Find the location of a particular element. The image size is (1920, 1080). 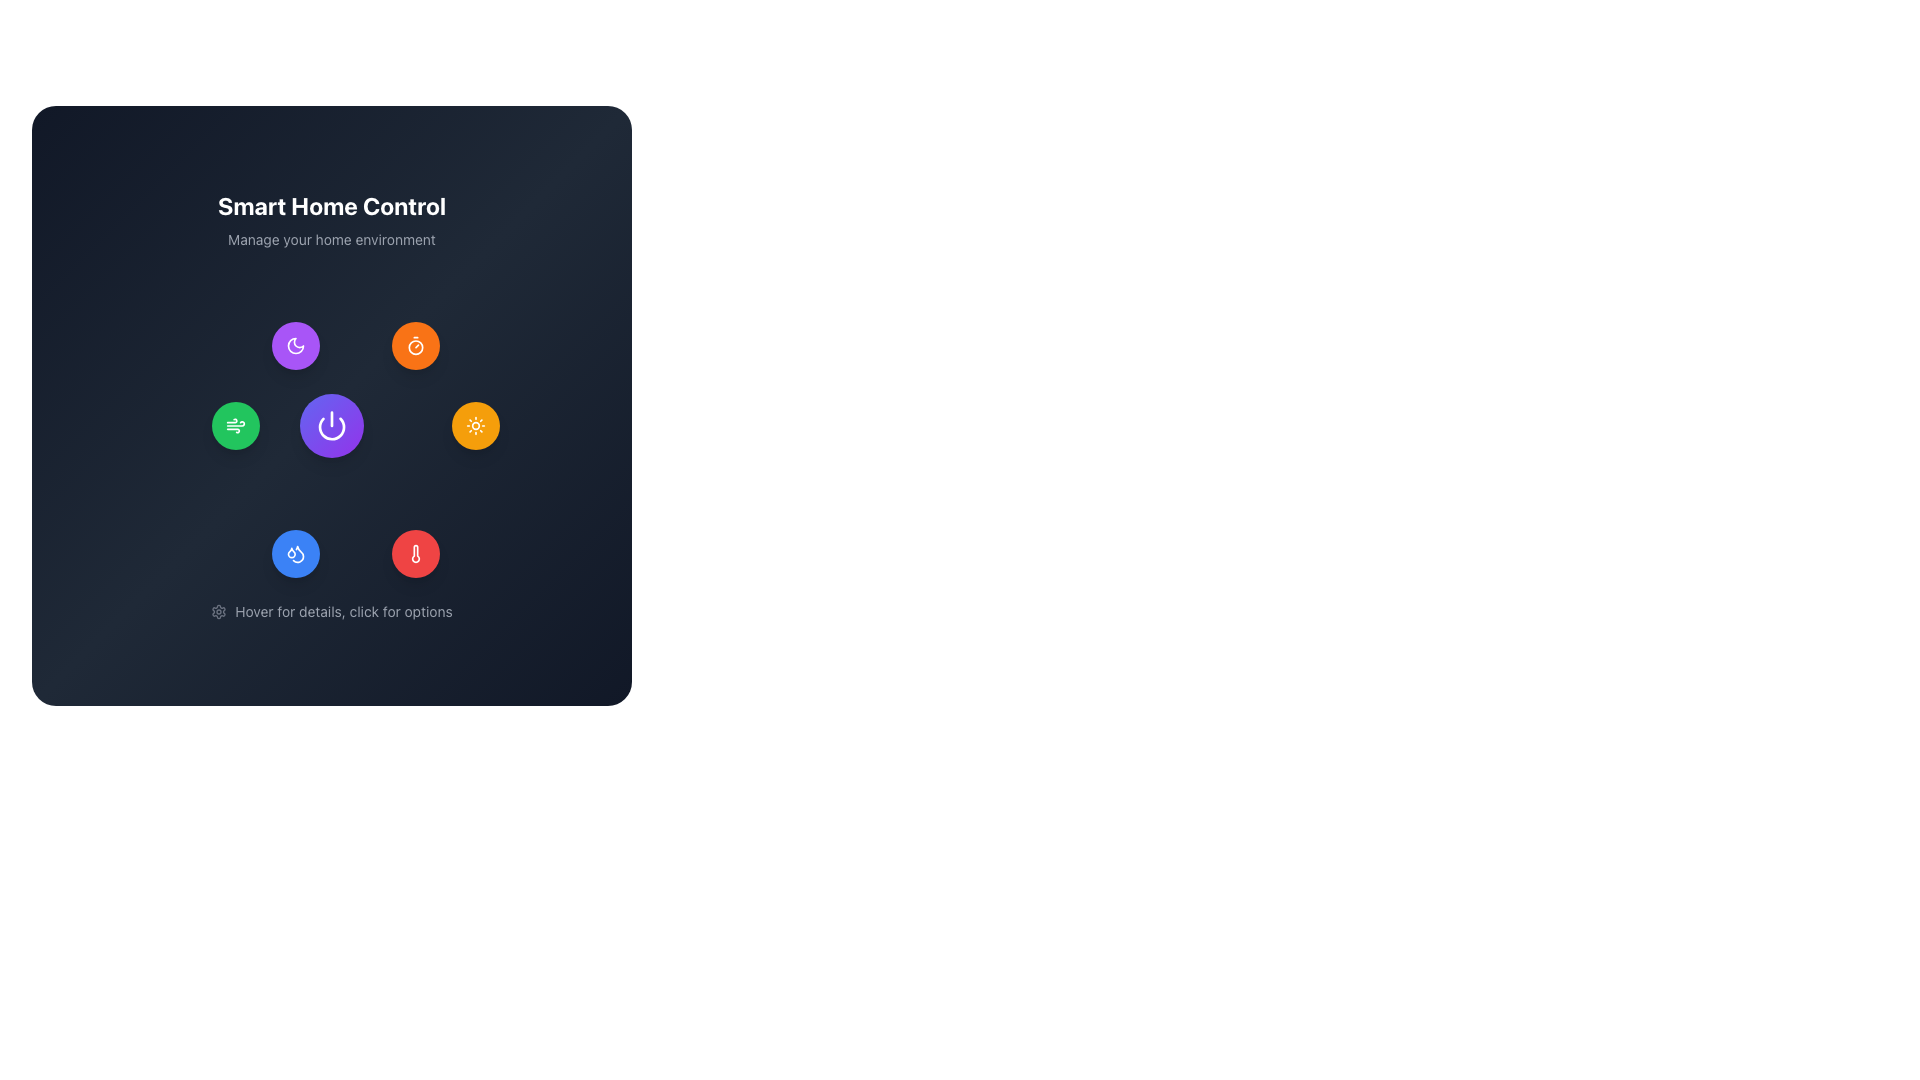

the water control icon located below the central power button in the smart home control interface is located at coordinates (290, 552).